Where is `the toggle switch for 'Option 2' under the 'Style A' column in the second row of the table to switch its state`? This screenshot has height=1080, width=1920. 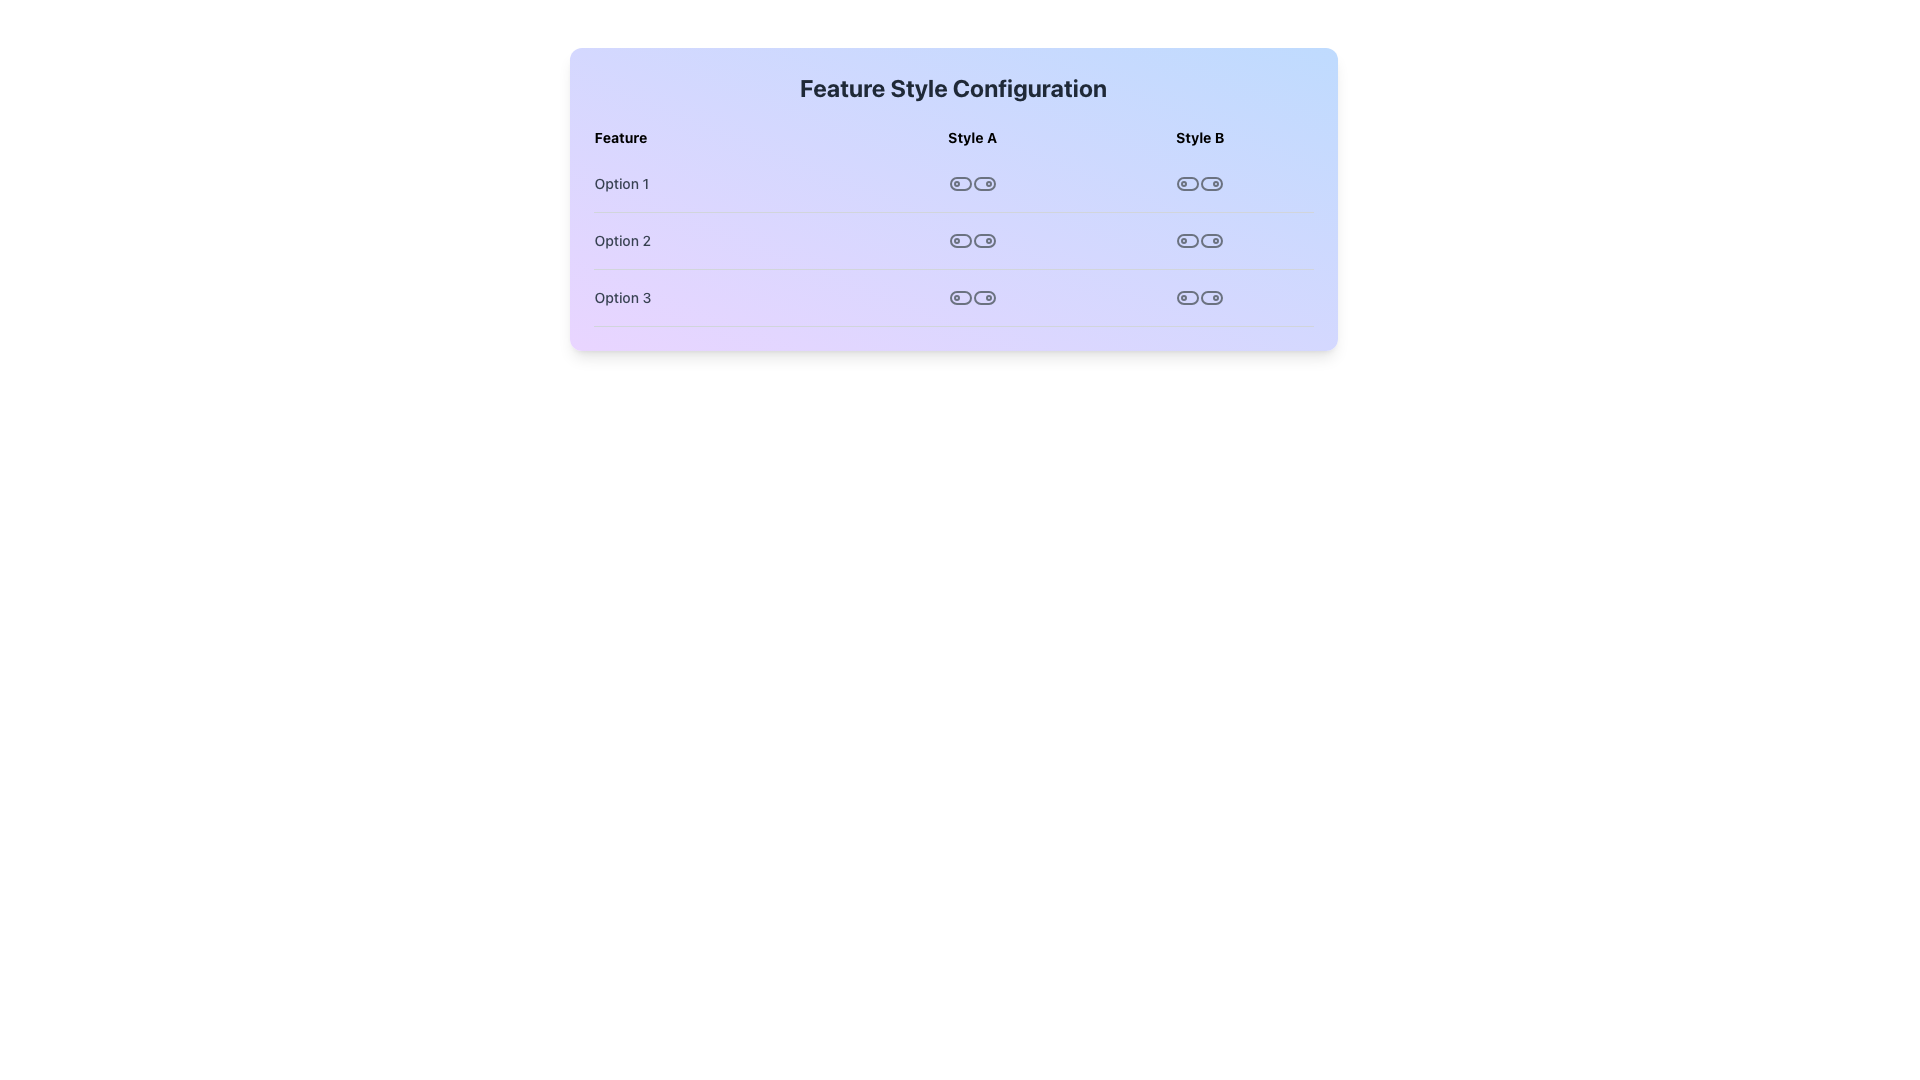 the toggle switch for 'Option 2' under the 'Style A' column in the second row of the table to switch its state is located at coordinates (952, 240).